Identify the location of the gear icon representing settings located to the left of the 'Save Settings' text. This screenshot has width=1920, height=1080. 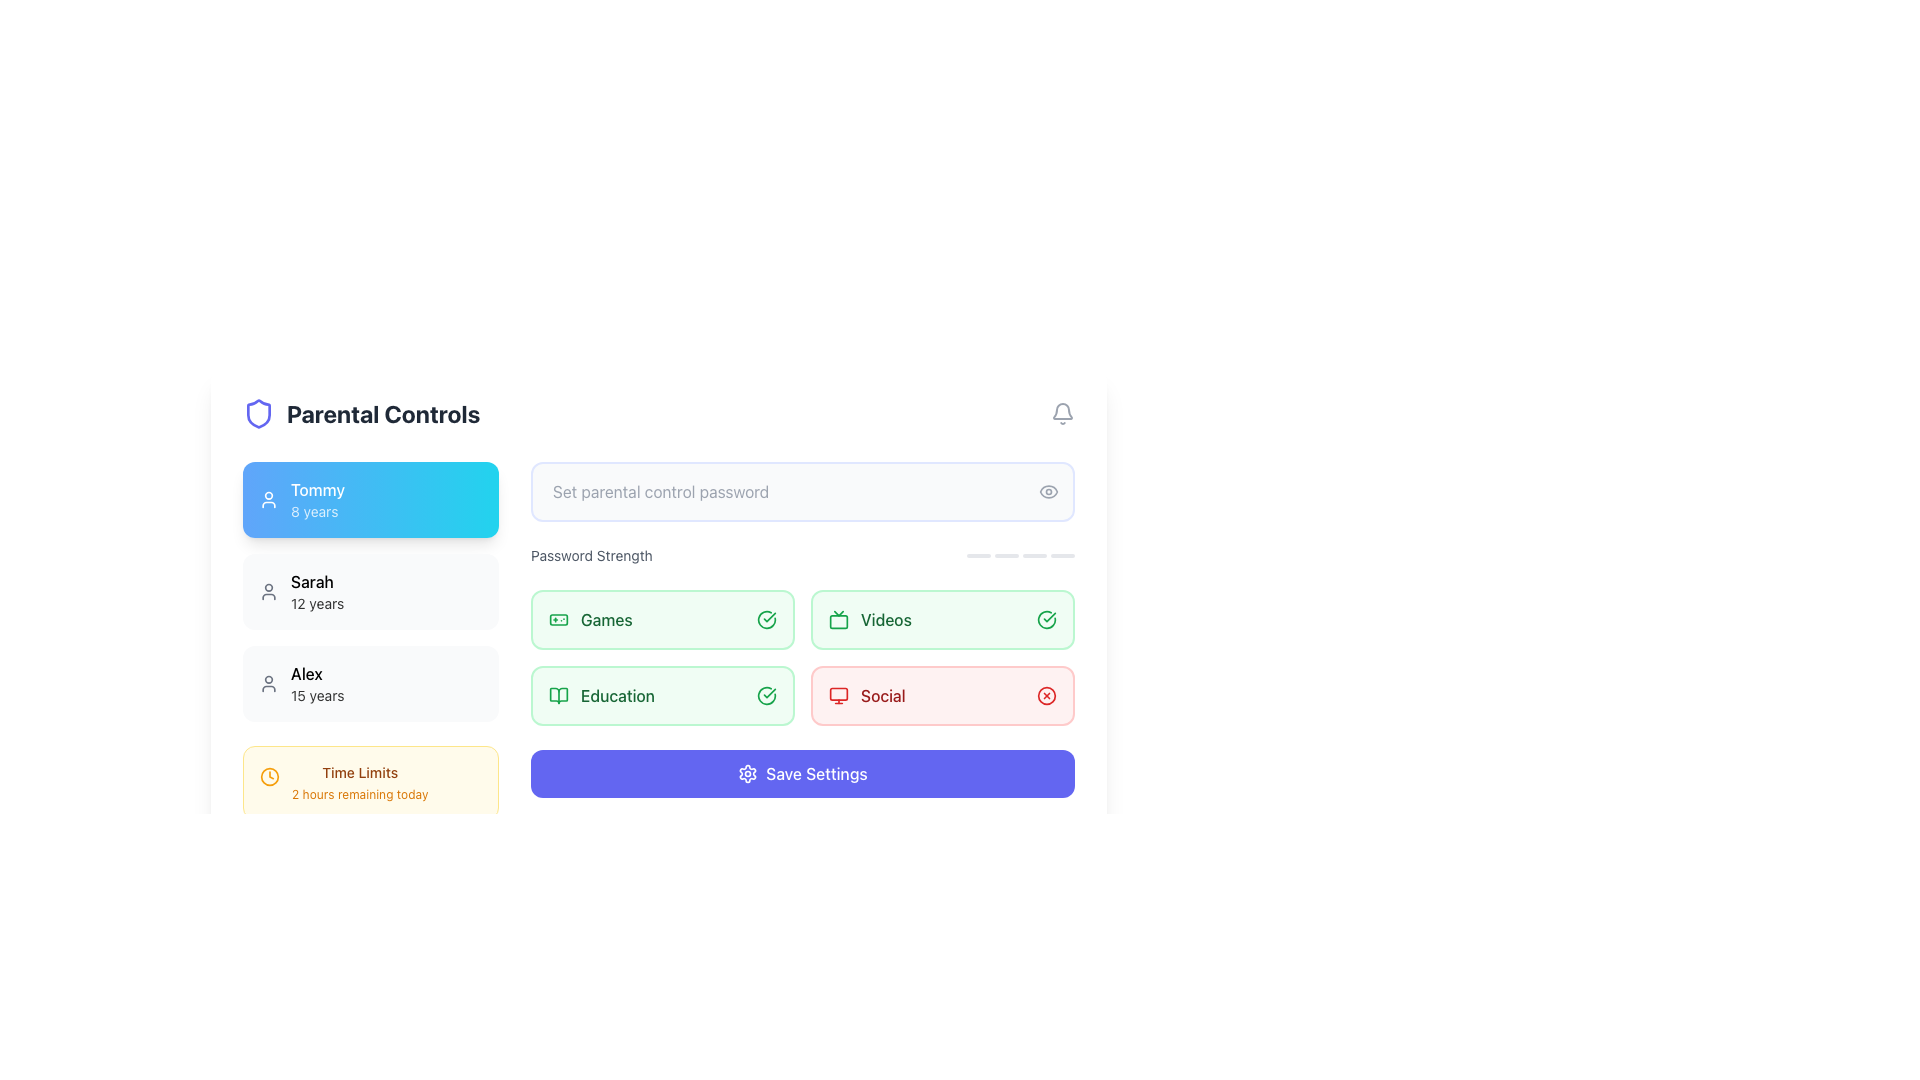
(747, 773).